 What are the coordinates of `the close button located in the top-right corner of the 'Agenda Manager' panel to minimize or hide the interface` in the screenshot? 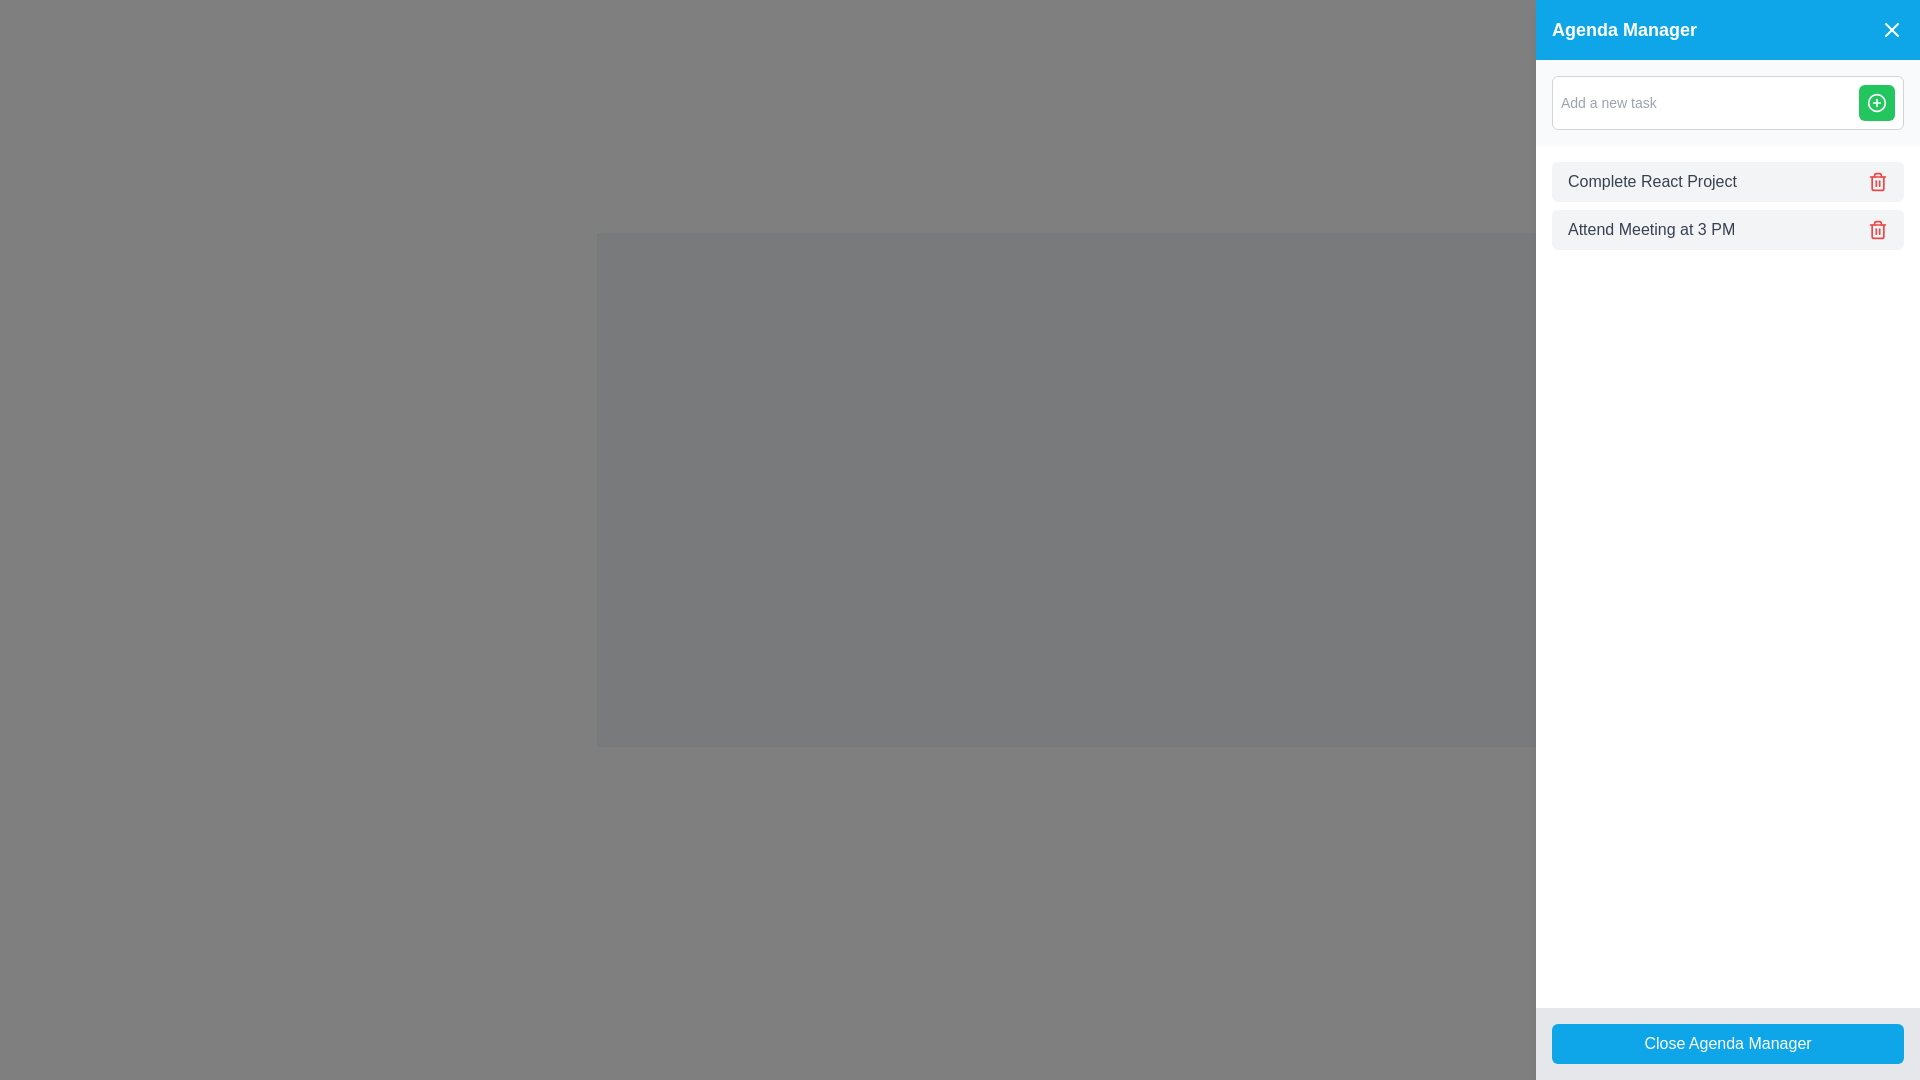 It's located at (1890, 30).